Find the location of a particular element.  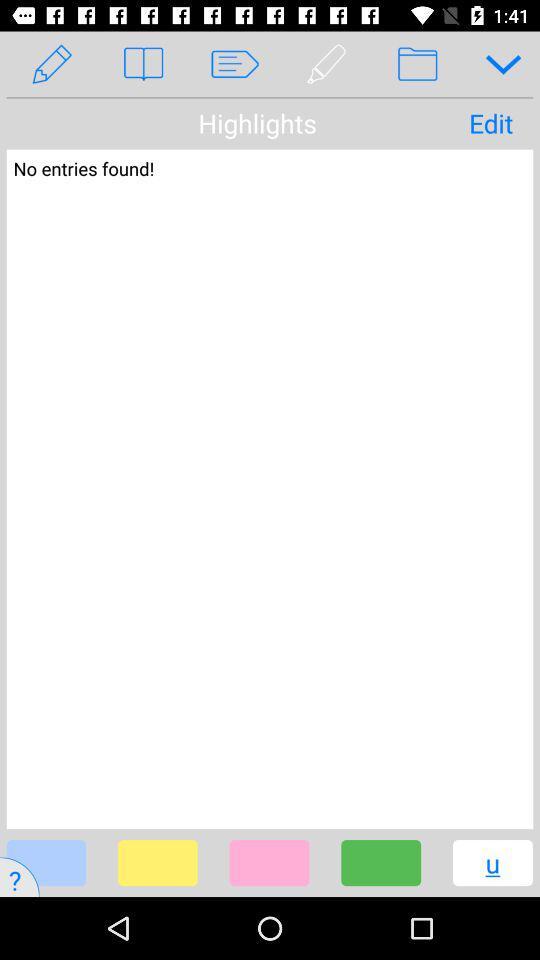

the folder icon which is at the top right is located at coordinates (417, 64).